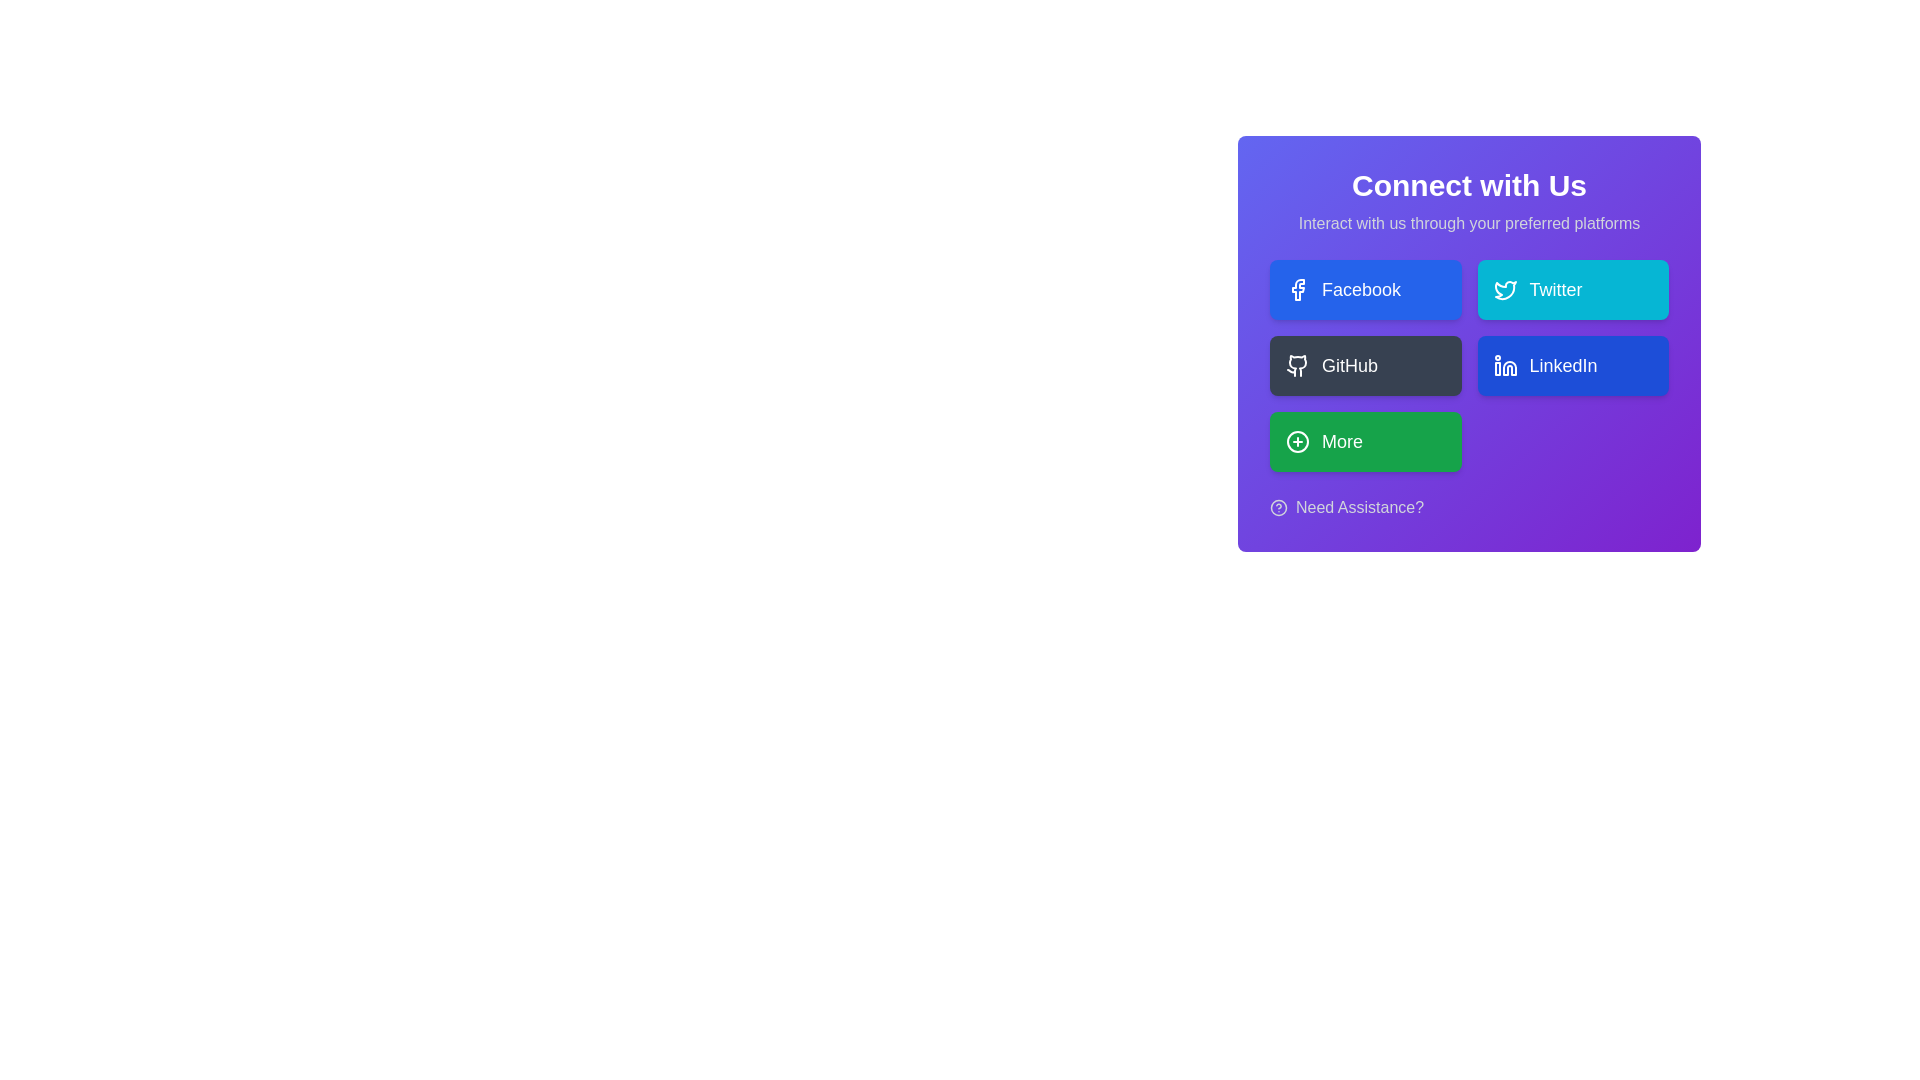 The width and height of the screenshot is (1920, 1080). I want to click on the graphical component of the LinkedIn icon, which is positioned centrally within the LinkedIn icon button in the platform selection panel, so click(1497, 369).